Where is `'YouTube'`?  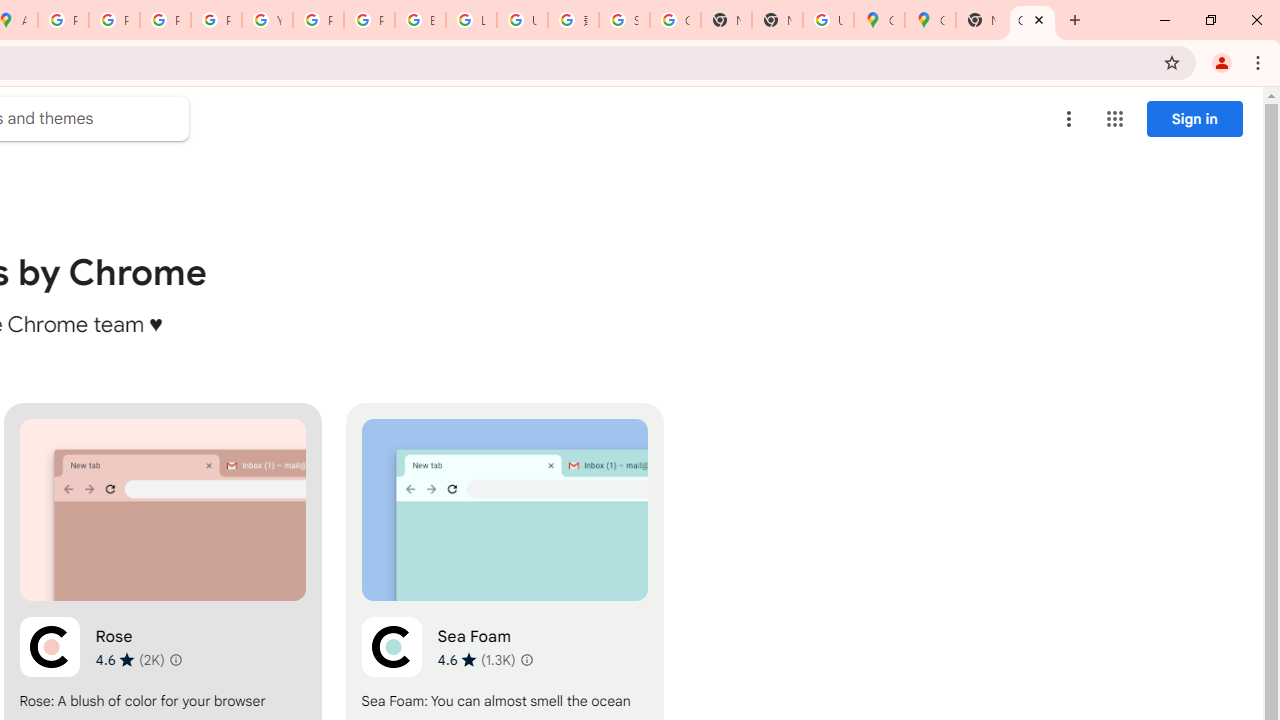
'YouTube' is located at coordinates (266, 20).